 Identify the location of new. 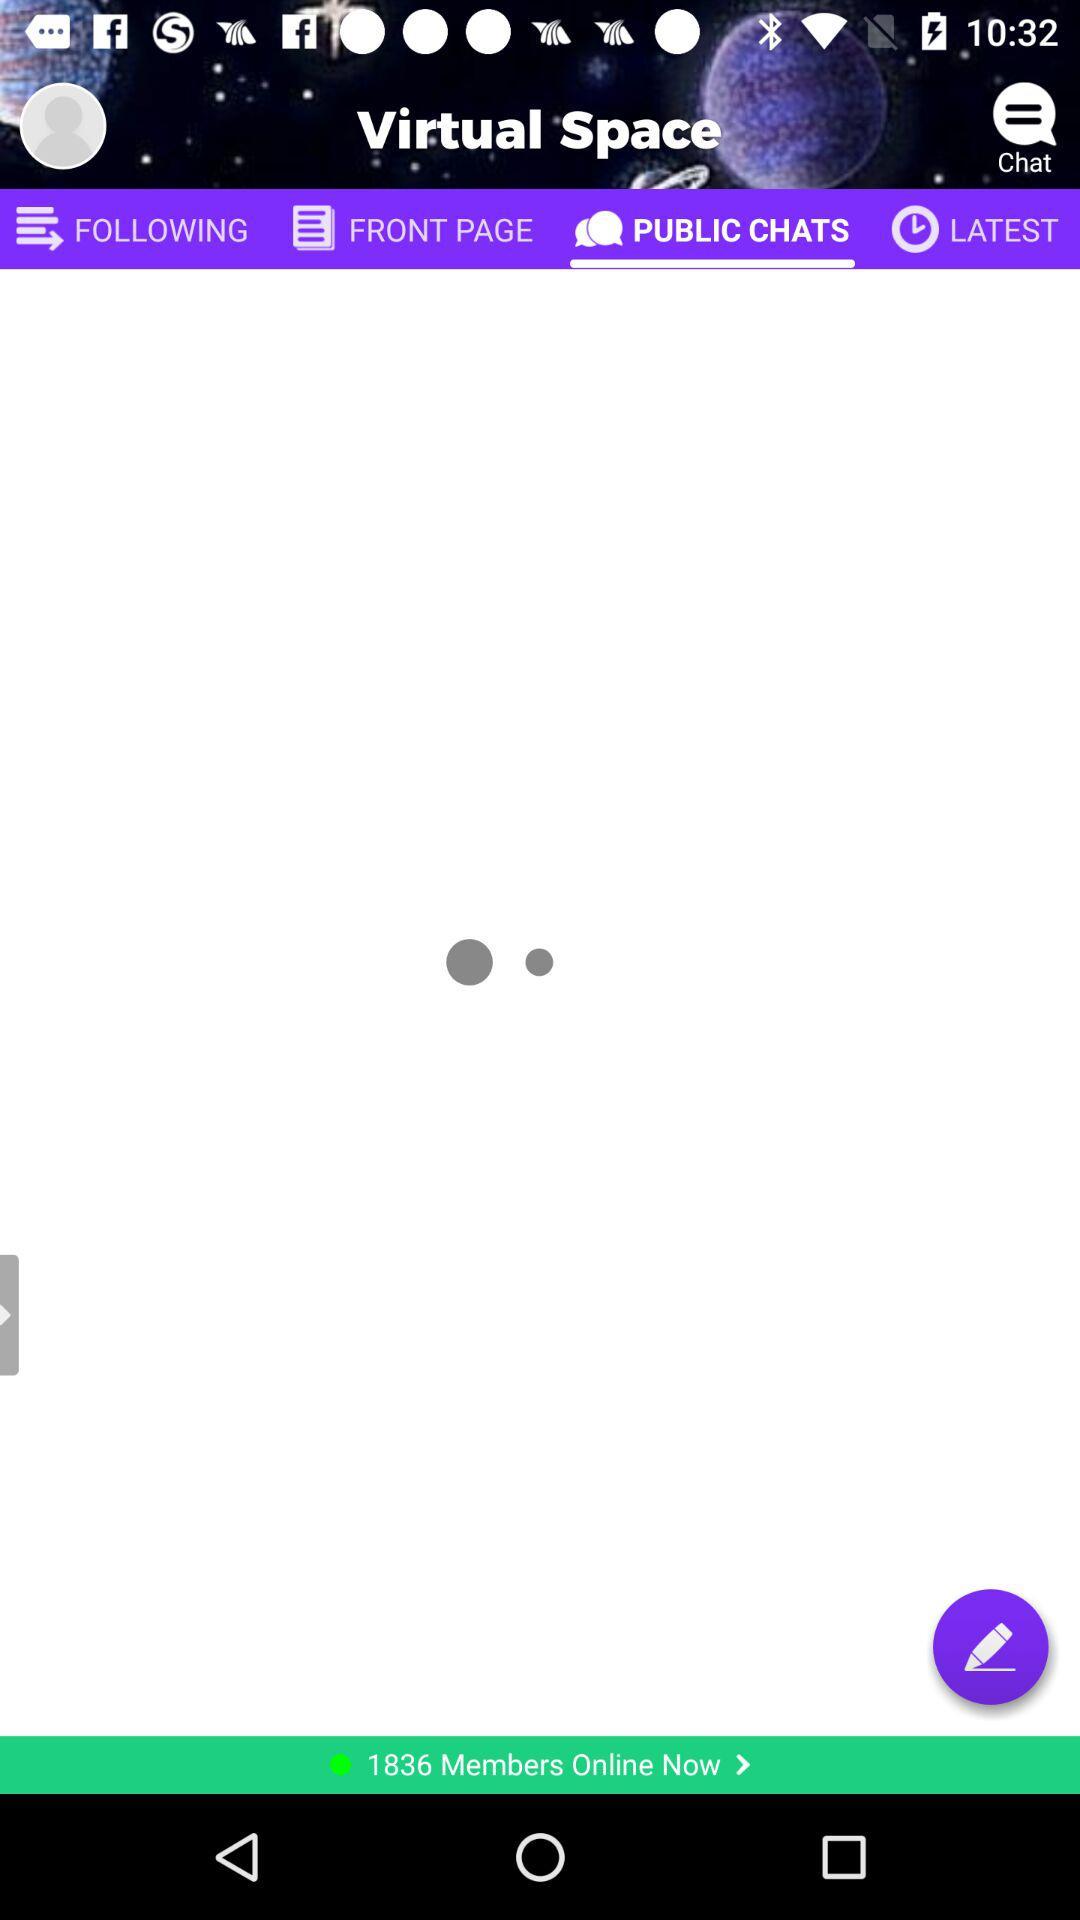
(990, 1646).